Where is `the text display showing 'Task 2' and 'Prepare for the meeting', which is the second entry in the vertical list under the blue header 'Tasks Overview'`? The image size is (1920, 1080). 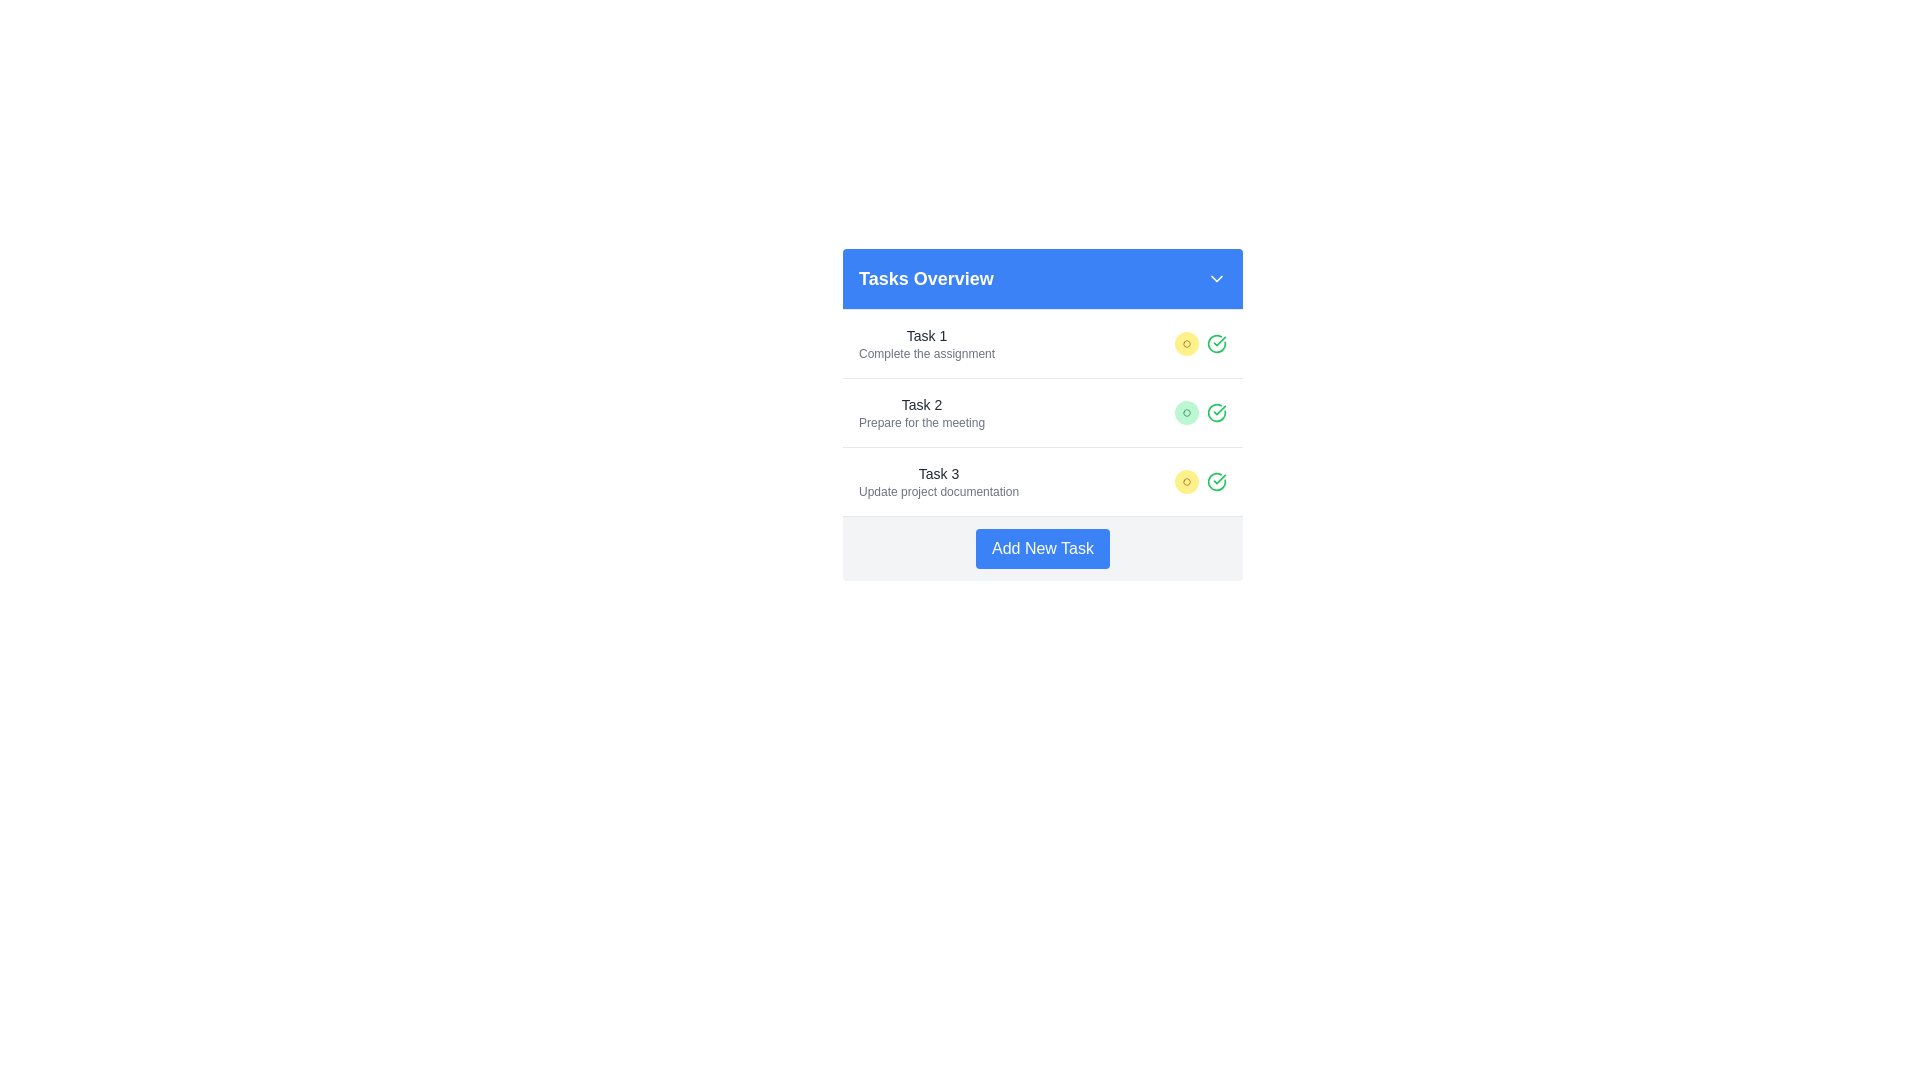
the text display showing 'Task 2' and 'Prepare for the meeting', which is the second entry in the vertical list under the blue header 'Tasks Overview' is located at coordinates (920, 411).